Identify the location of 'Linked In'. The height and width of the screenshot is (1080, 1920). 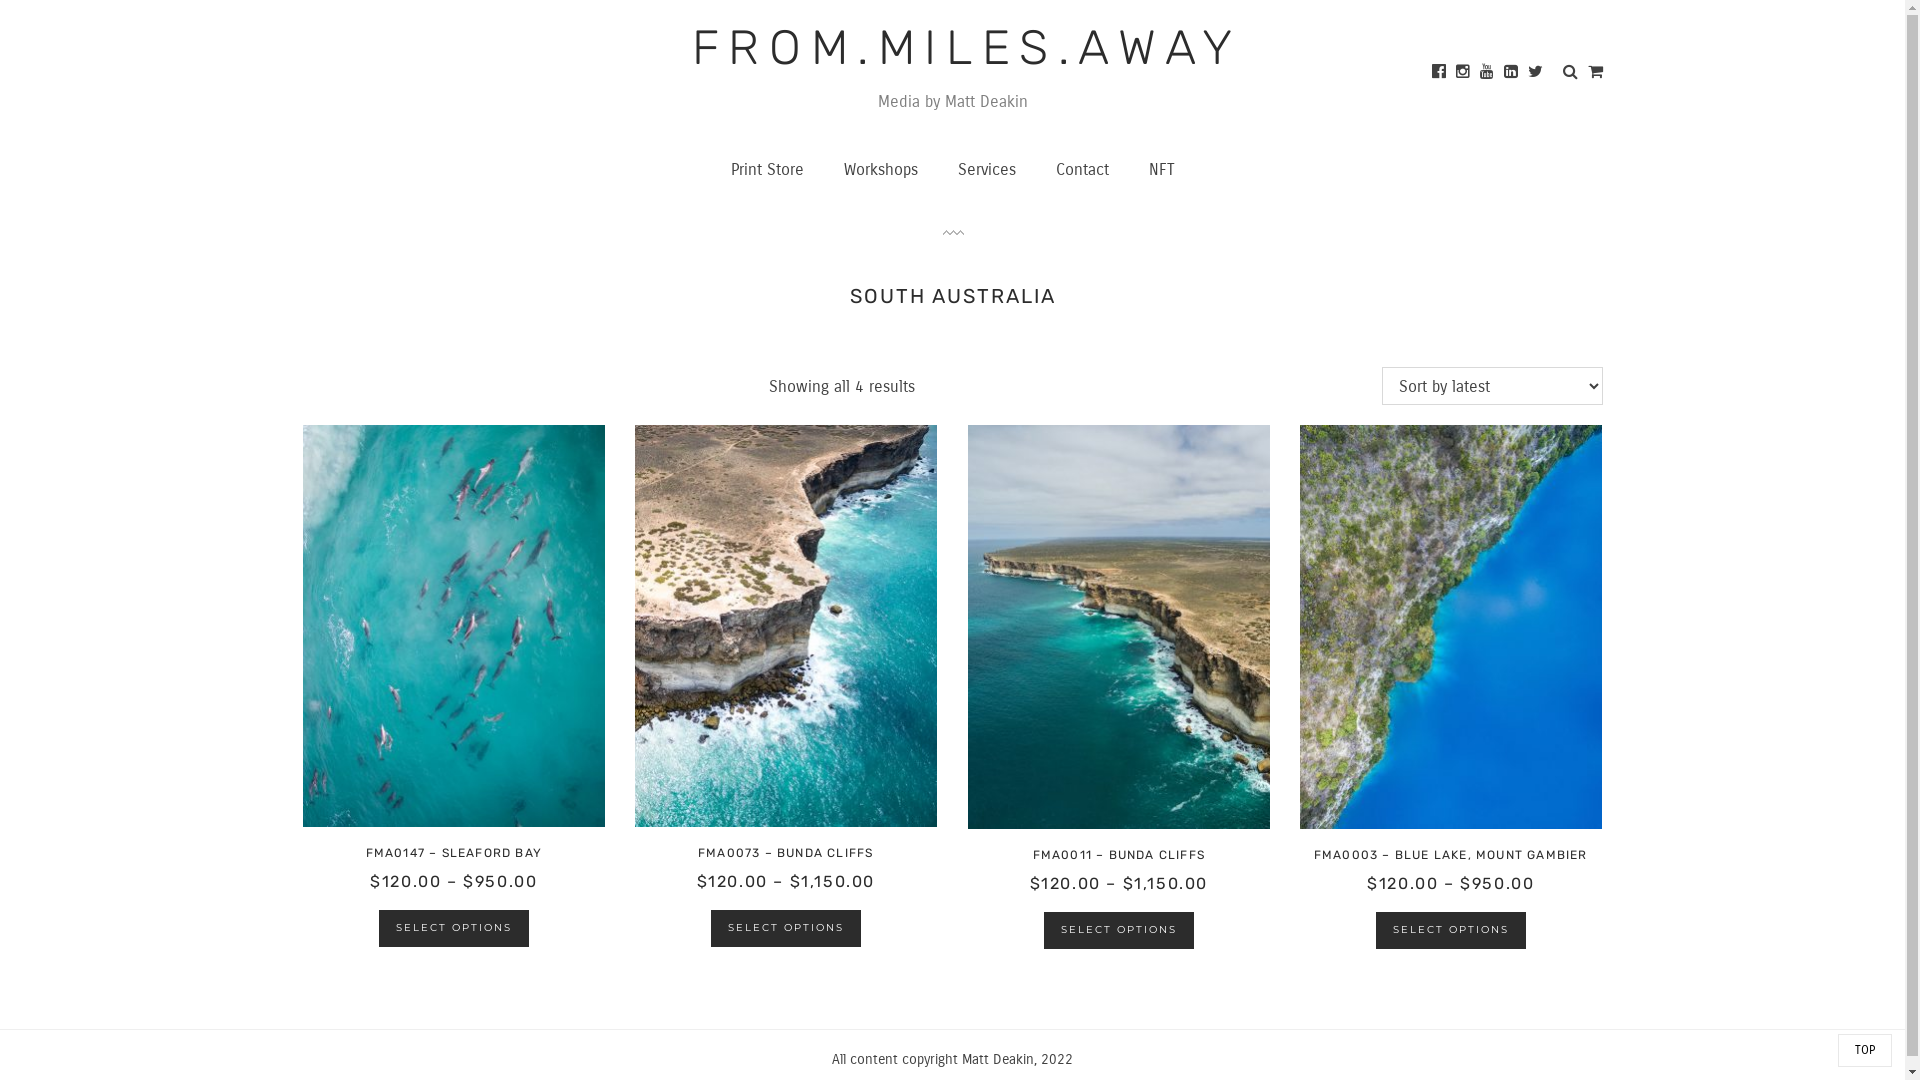
(1511, 68).